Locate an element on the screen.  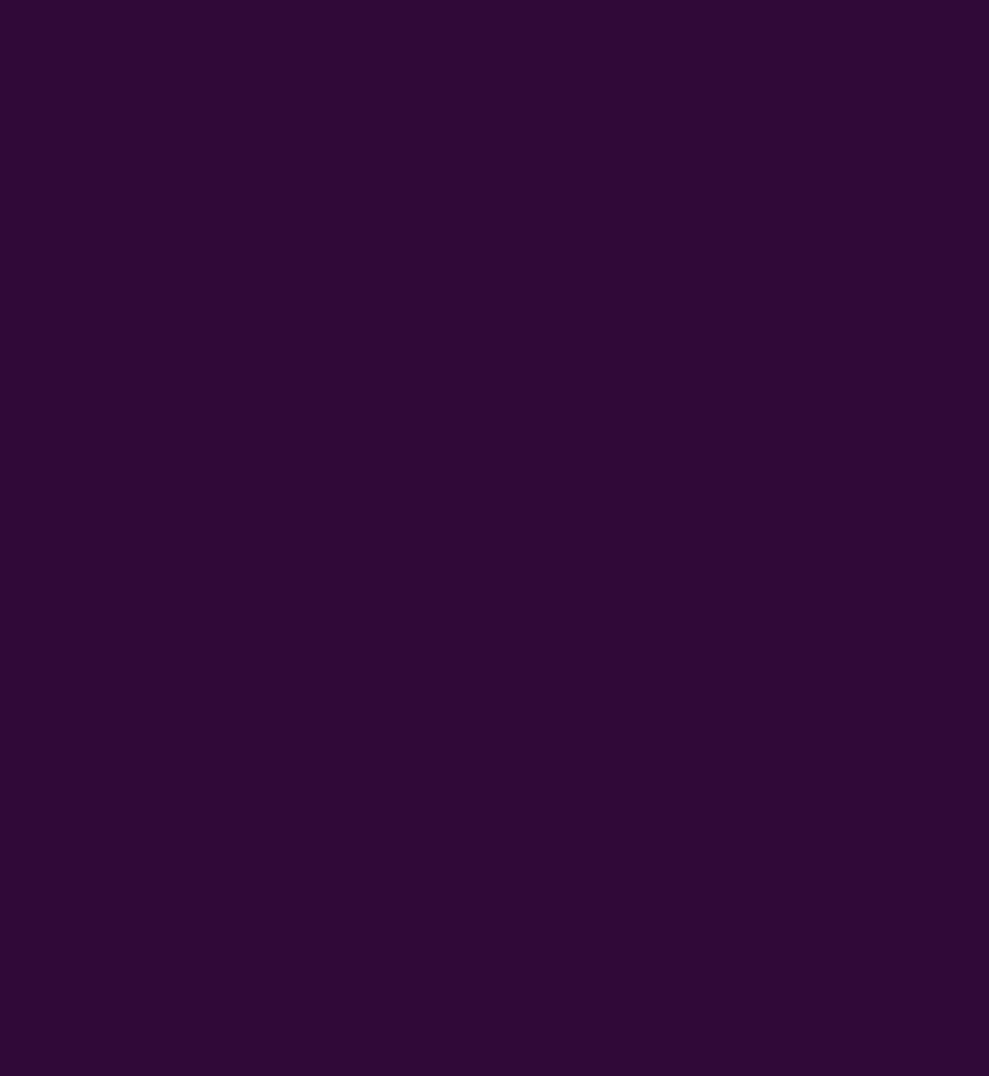
'Cash Fruits Plus' is located at coordinates (174, 28).